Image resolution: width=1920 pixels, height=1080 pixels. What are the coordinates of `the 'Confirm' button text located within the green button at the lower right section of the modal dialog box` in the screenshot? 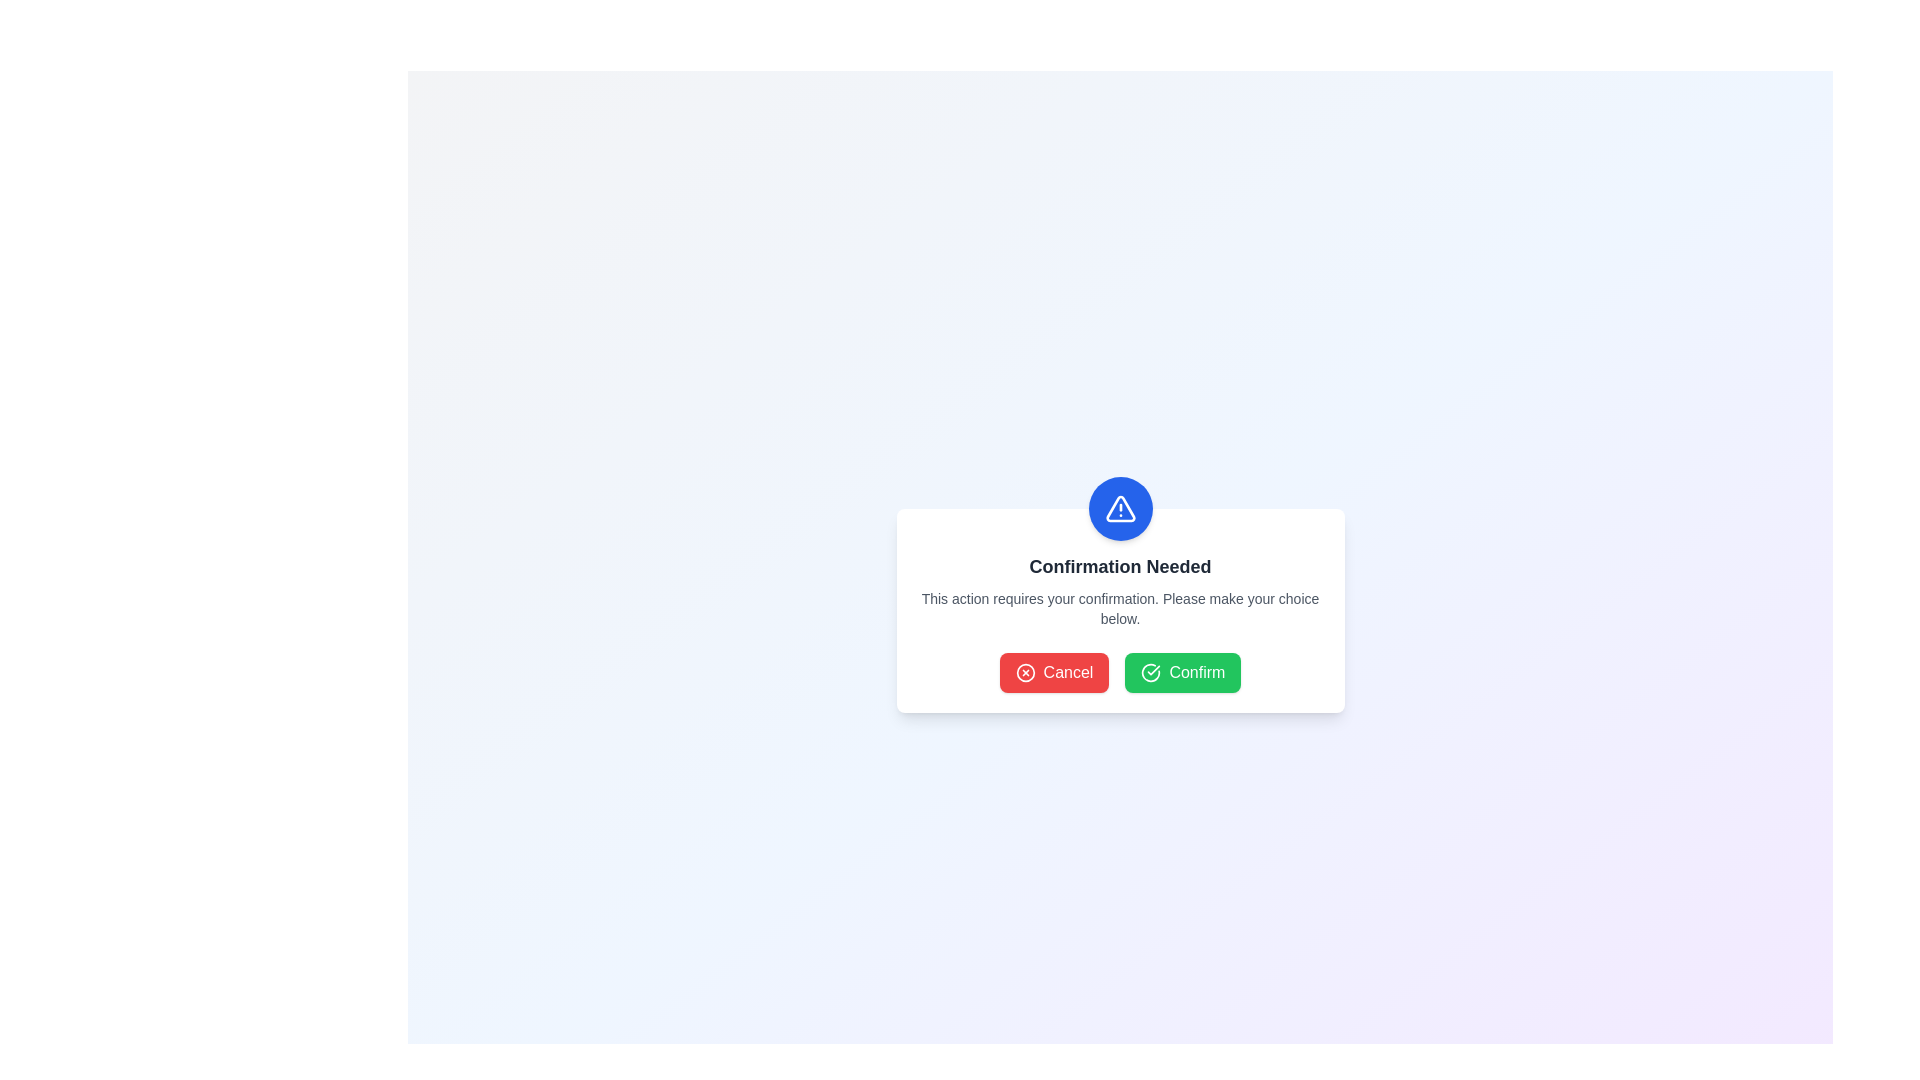 It's located at (1197, 672).